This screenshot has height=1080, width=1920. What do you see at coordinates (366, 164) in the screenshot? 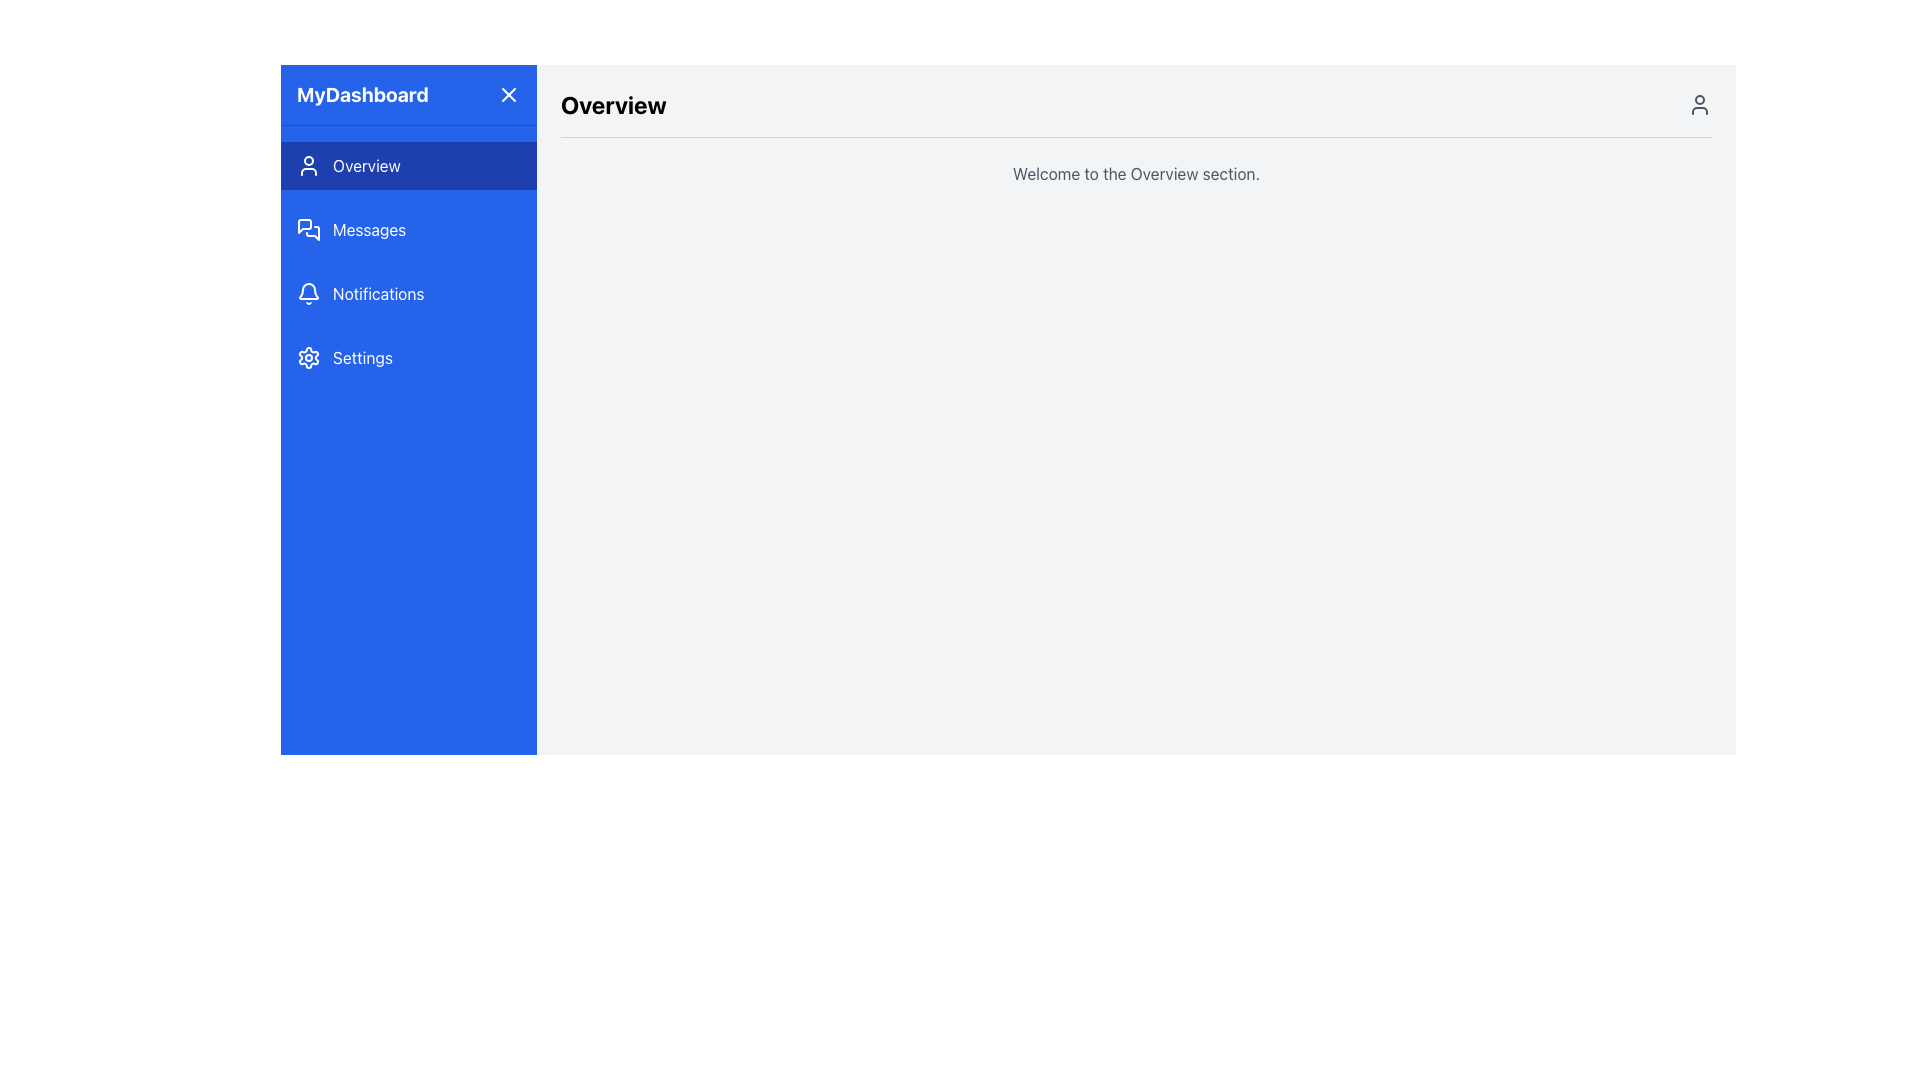
I see `the 'Overview' text label in the left navigation panel, which is styled as a block element with a blue background` at bounding box center [366, 164].